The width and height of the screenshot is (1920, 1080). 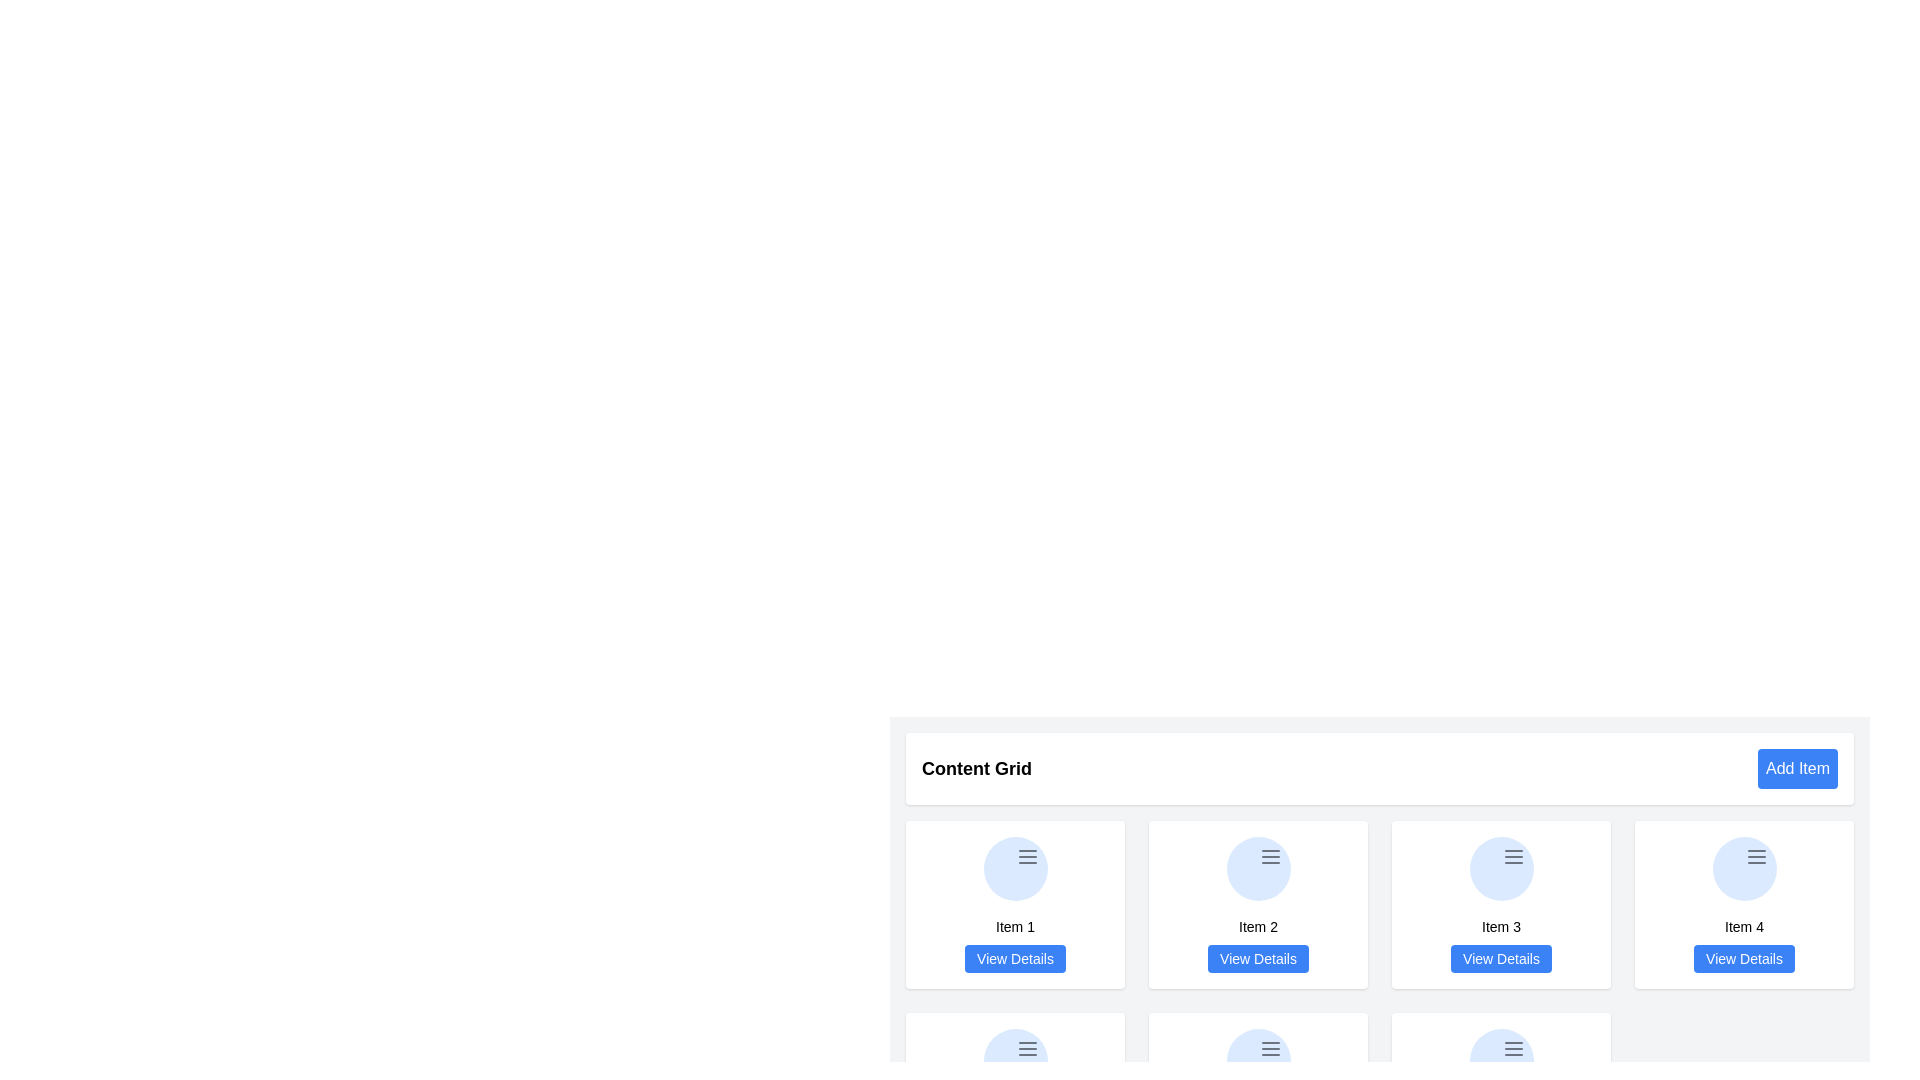 What do you see at coordinates (1501, 867) in the screenshot?
I see `the decorative icon, which is a circular icon with a light blue background and three horizontal lines representing a menu, located at the top of the card labeled 'Item 3'` at bounding box center [1501, 867].